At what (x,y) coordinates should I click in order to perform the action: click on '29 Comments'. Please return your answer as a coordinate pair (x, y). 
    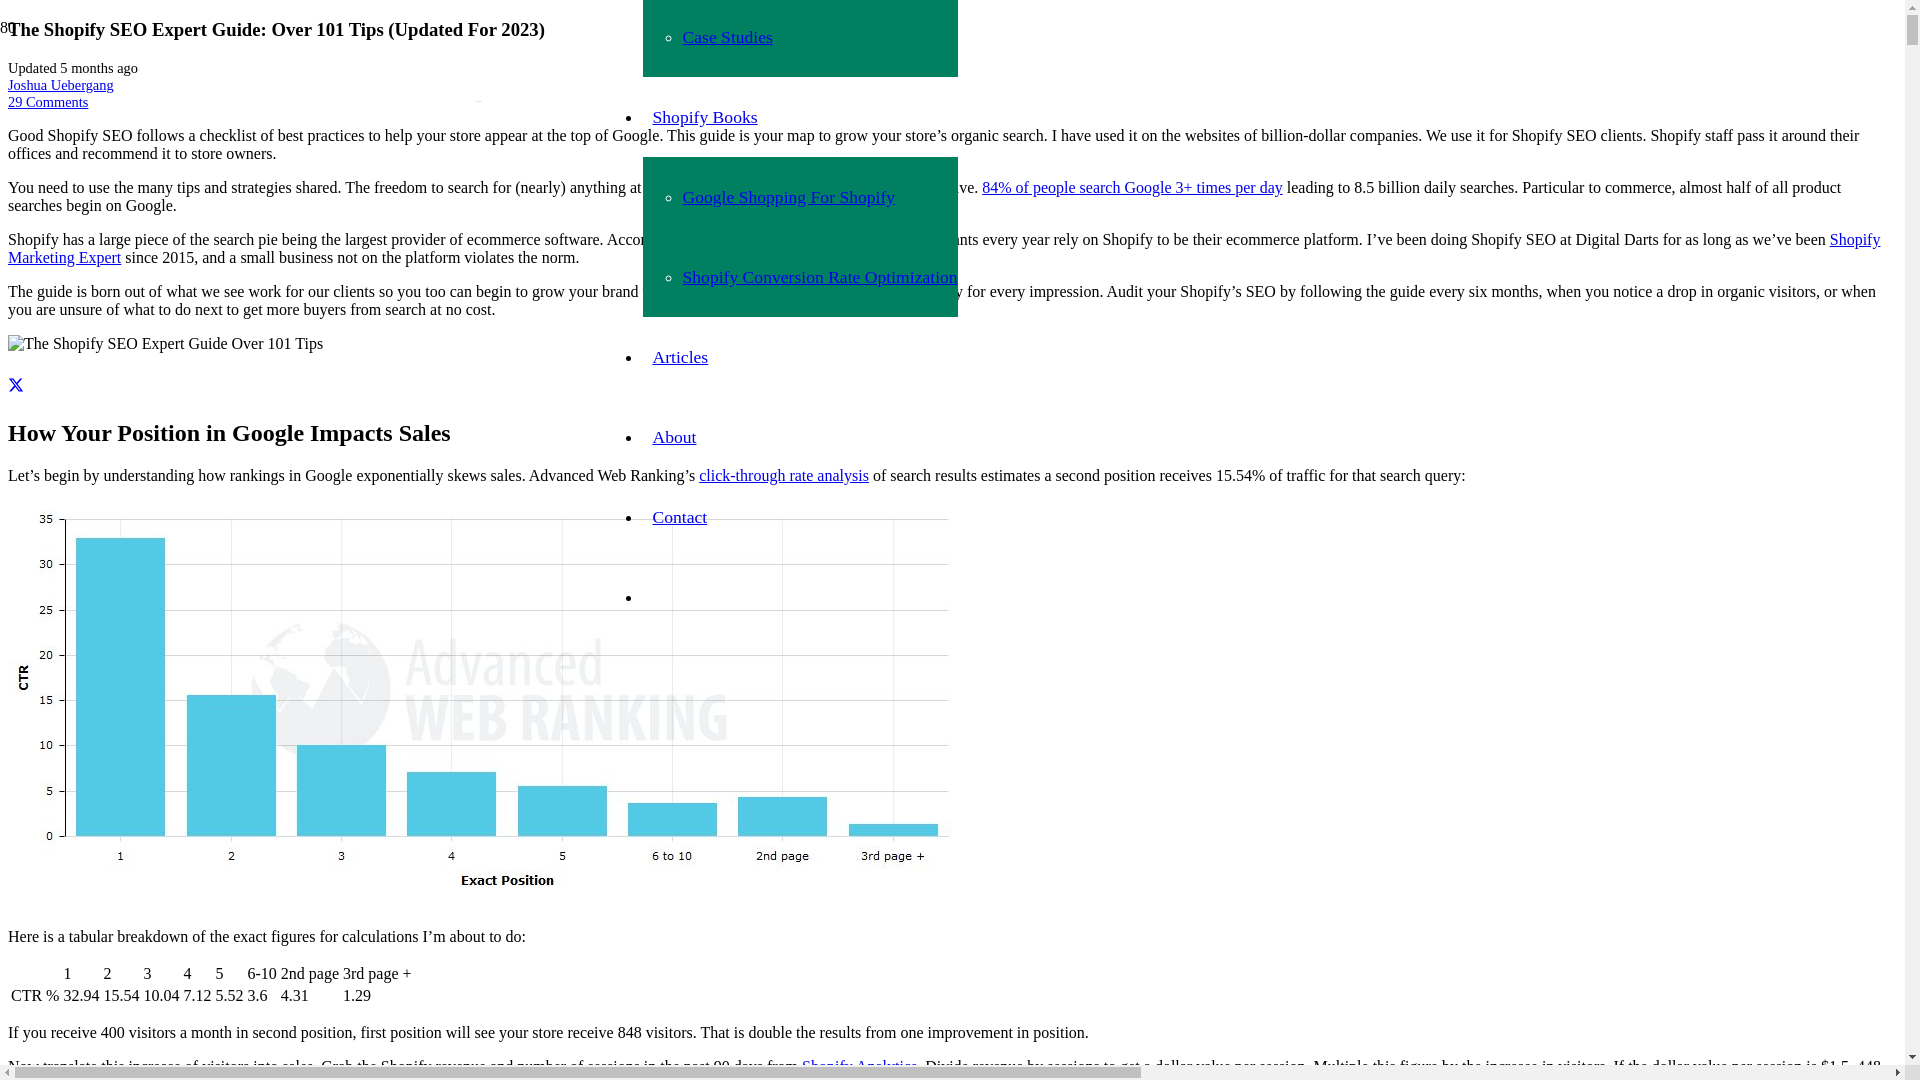
    Looking at the image, I should click on (8, 101).